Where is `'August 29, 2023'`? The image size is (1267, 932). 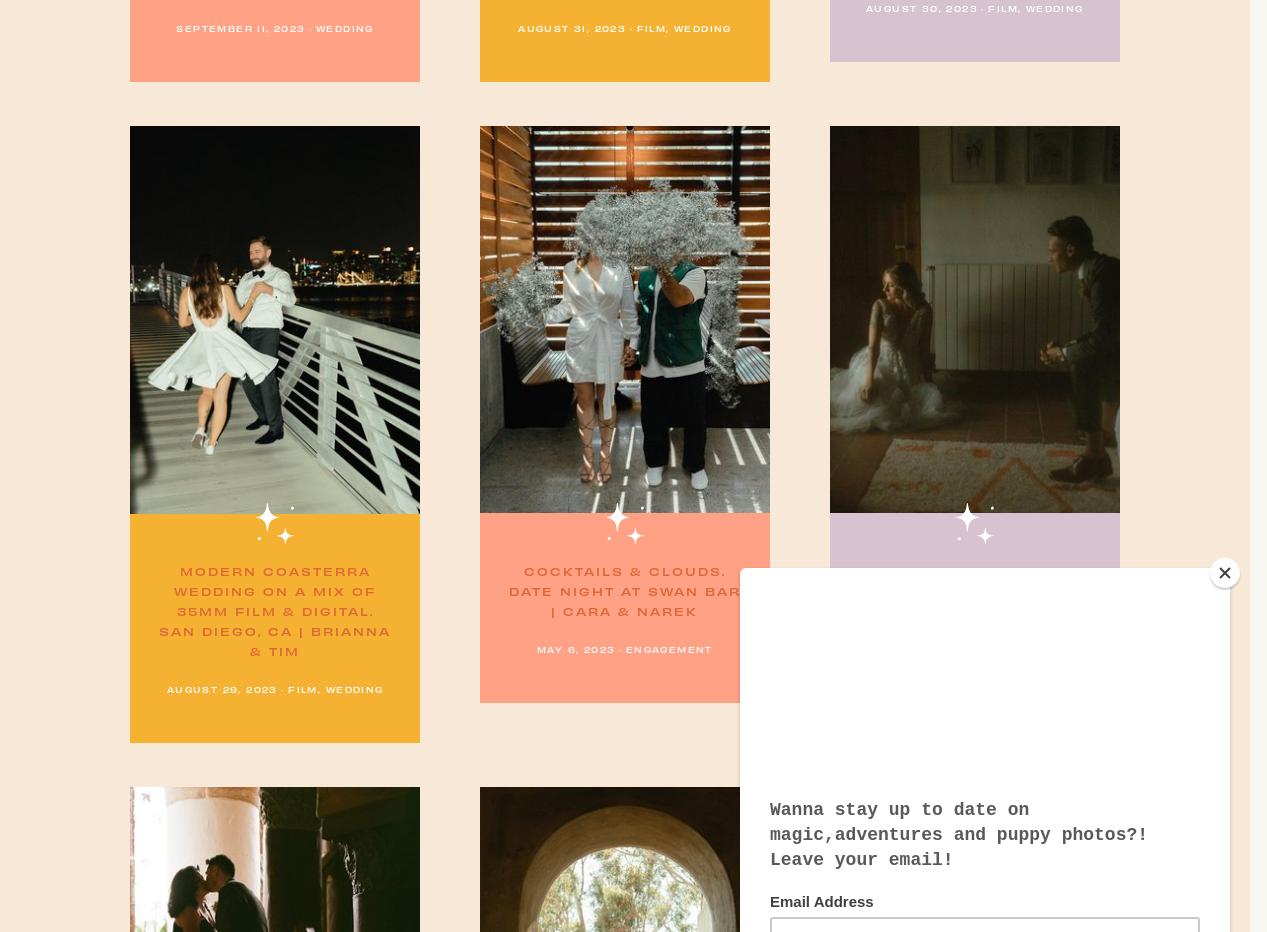 'August 29, 2023' is located at coordinates (220, 689).